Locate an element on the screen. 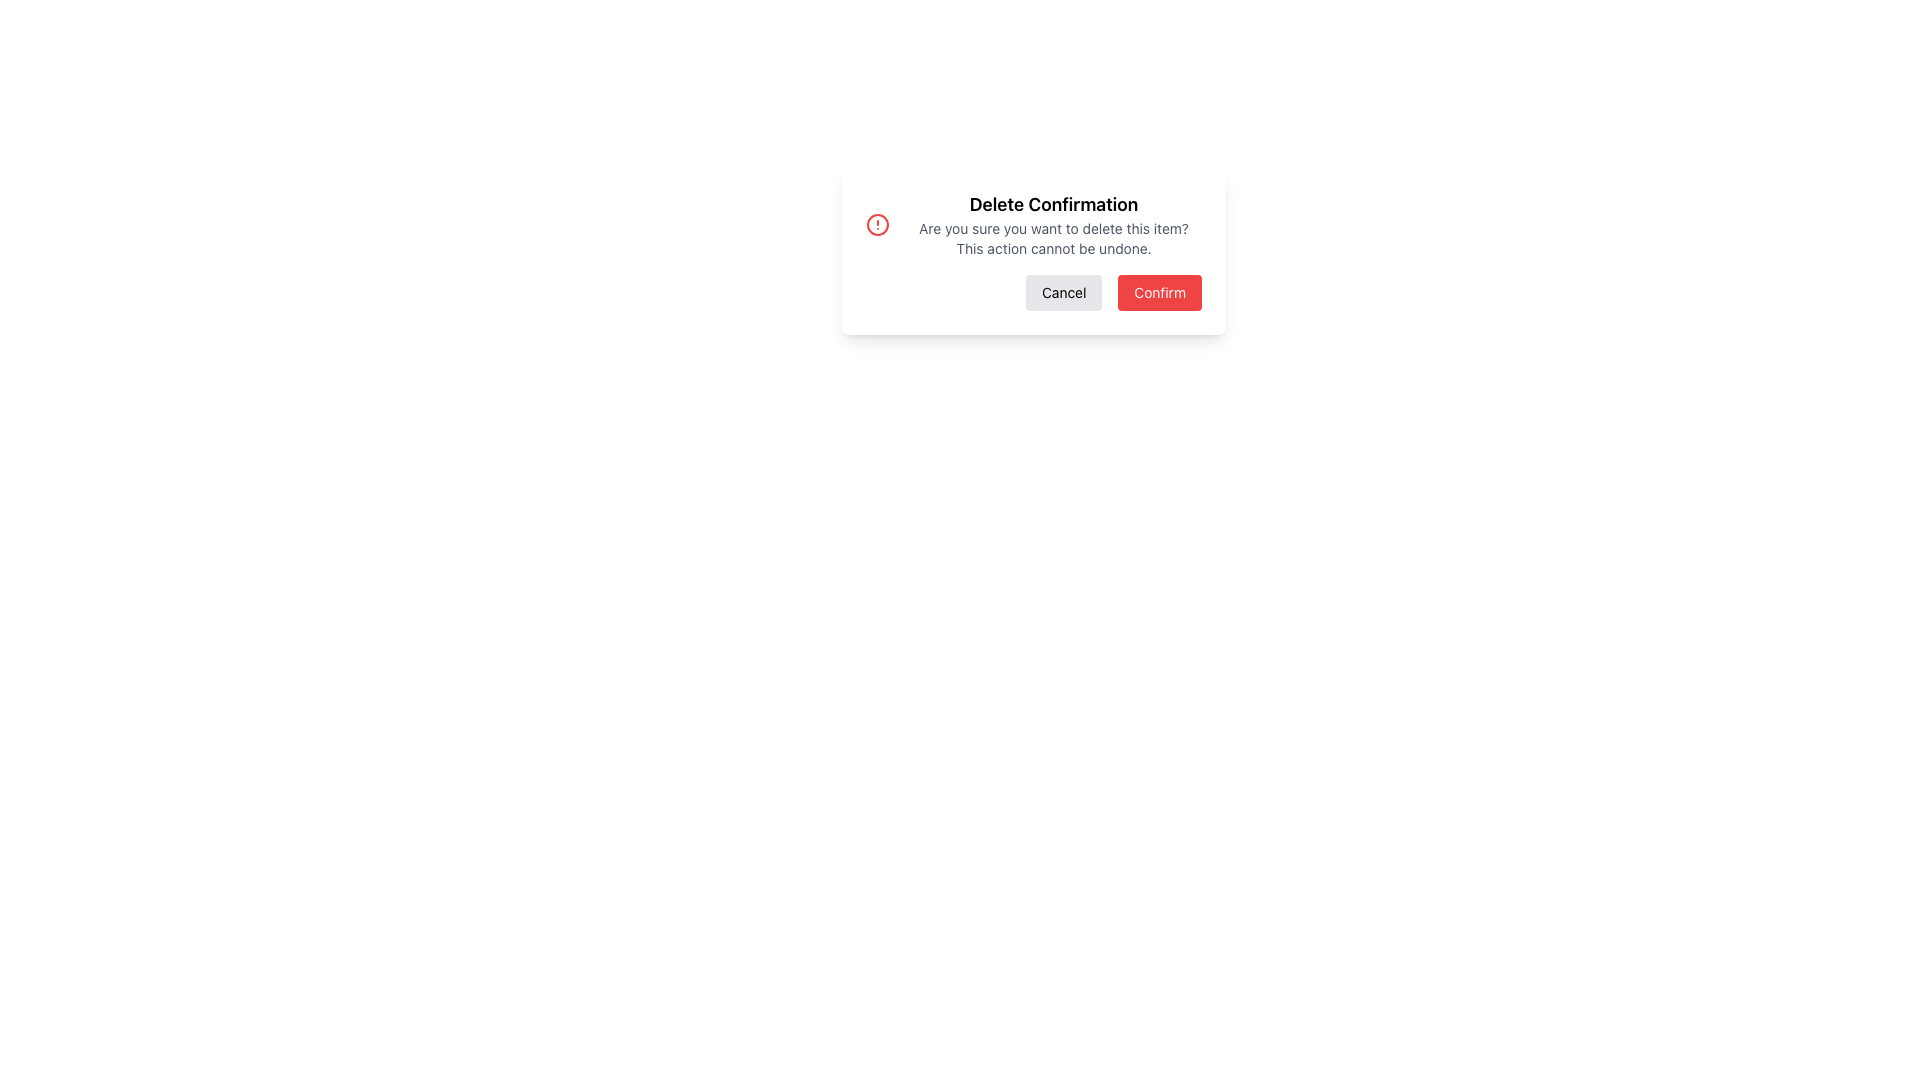 This screenshot has height=1080, width=1920. bold, large text heading displaying 'Delete Confirmation' located at the top center of the confirmation dialog box is located at coordinates (1053, 204).